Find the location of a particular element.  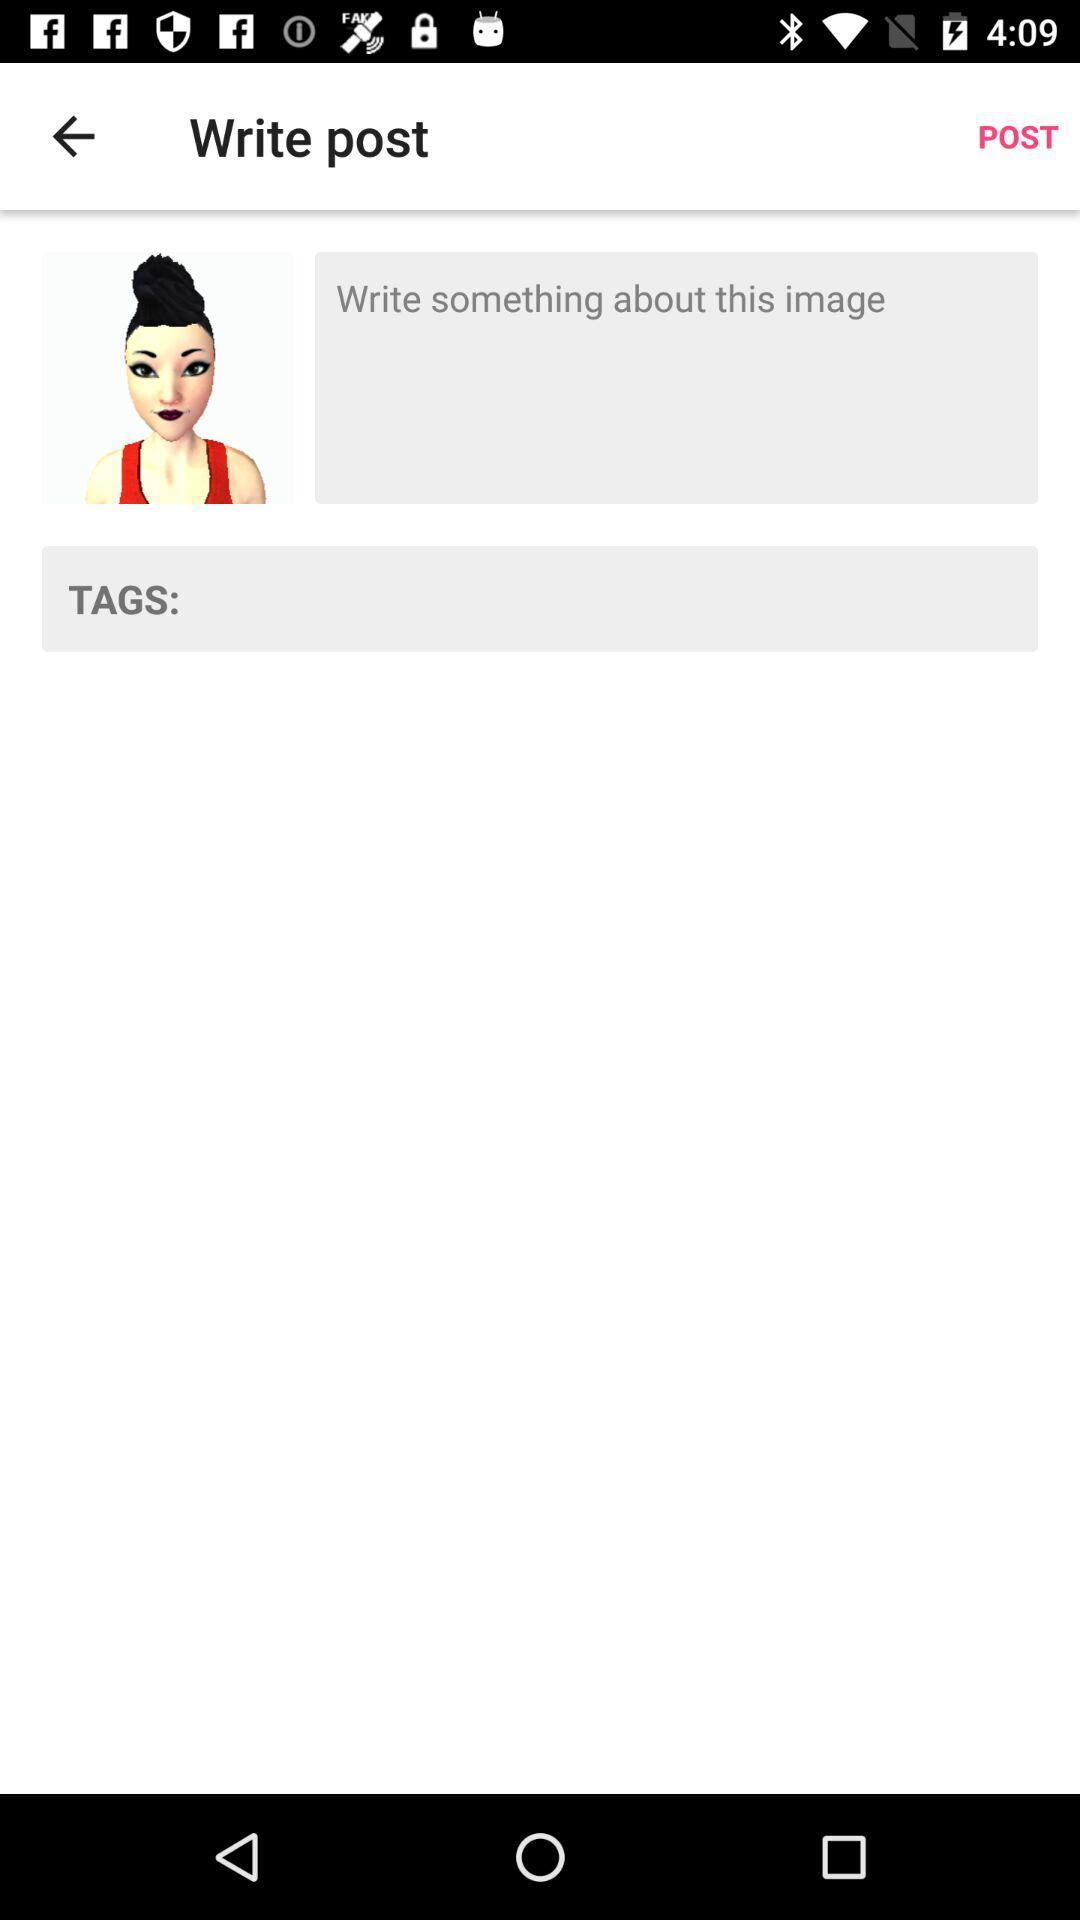

description box is located at coordinates (675, 378).